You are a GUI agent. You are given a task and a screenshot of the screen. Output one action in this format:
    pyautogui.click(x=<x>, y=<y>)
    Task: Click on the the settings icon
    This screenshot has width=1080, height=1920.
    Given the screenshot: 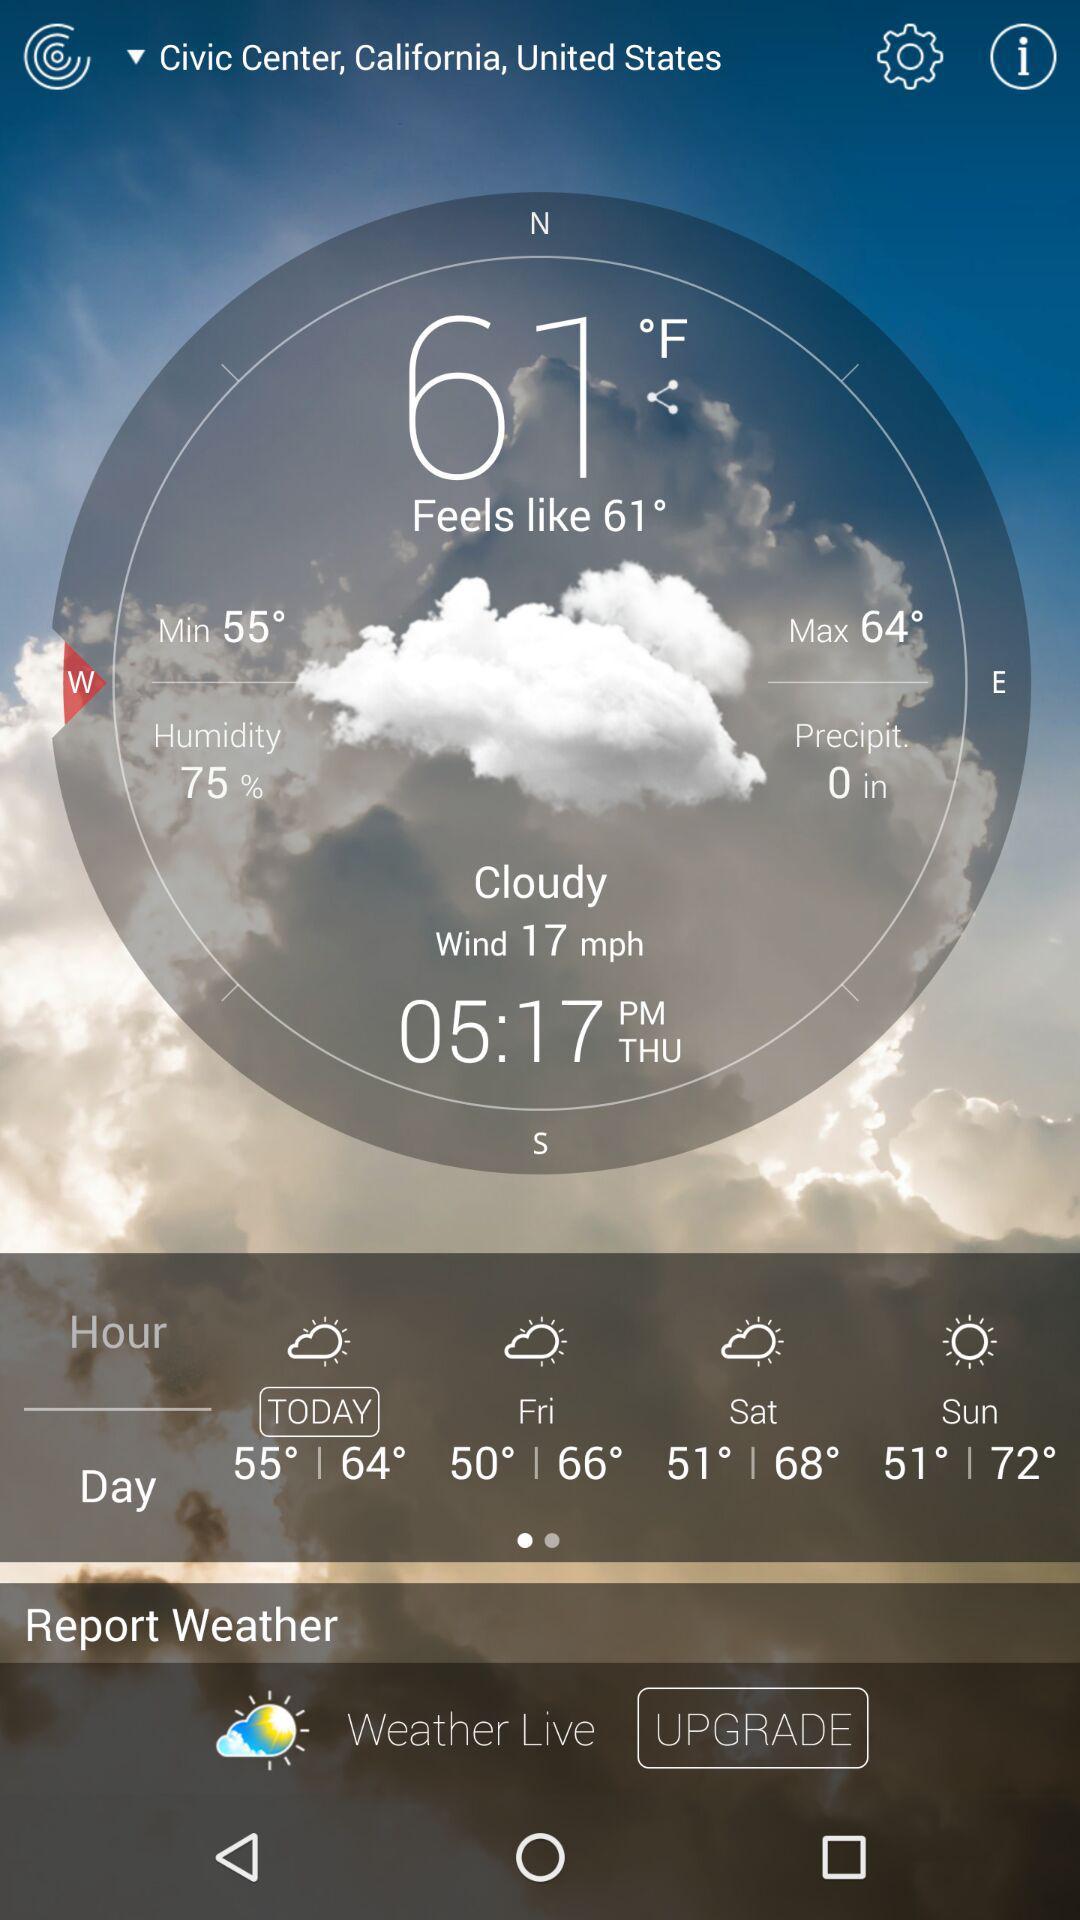 What is the action you would take?
    pyautogui.click(x=910, y=56)
    